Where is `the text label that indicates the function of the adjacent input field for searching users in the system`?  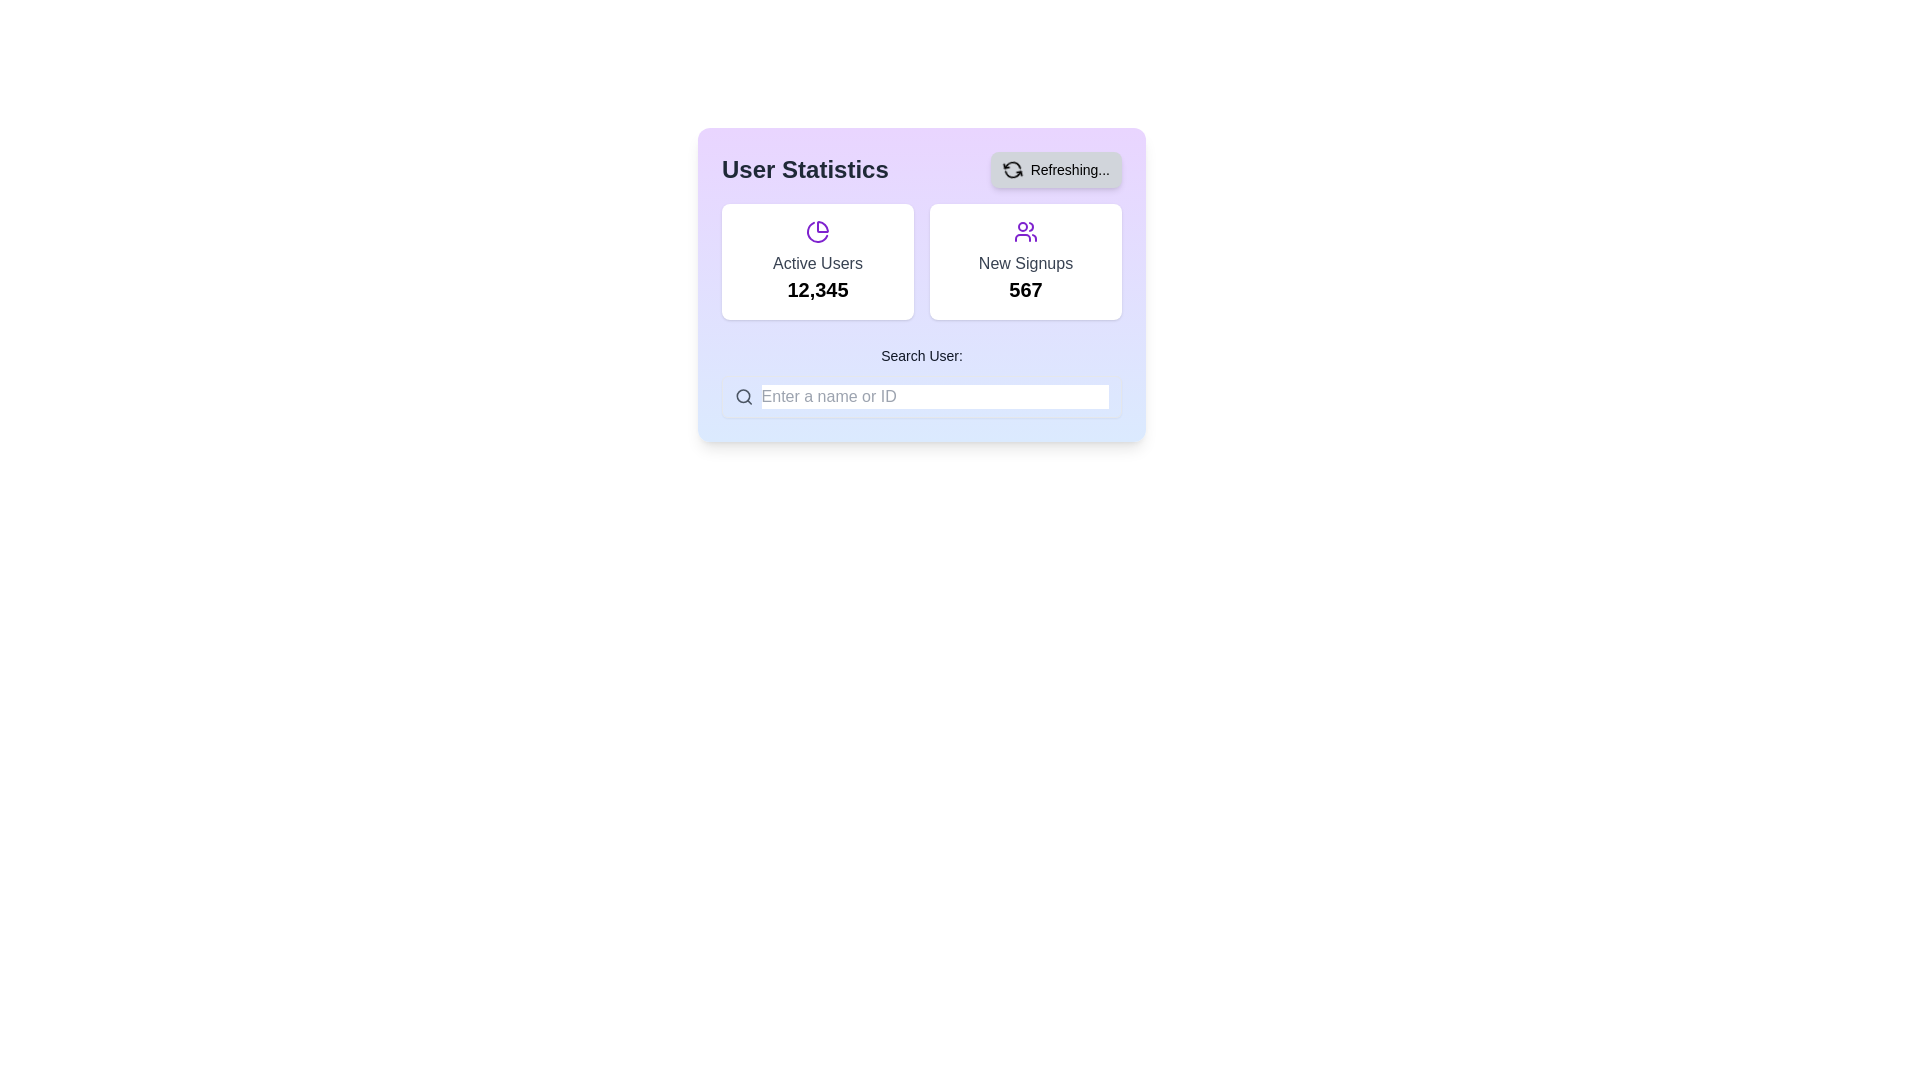
the text label that indicates the function of the adjacent input field for searching users in the system is located at coordinates (920, 354).